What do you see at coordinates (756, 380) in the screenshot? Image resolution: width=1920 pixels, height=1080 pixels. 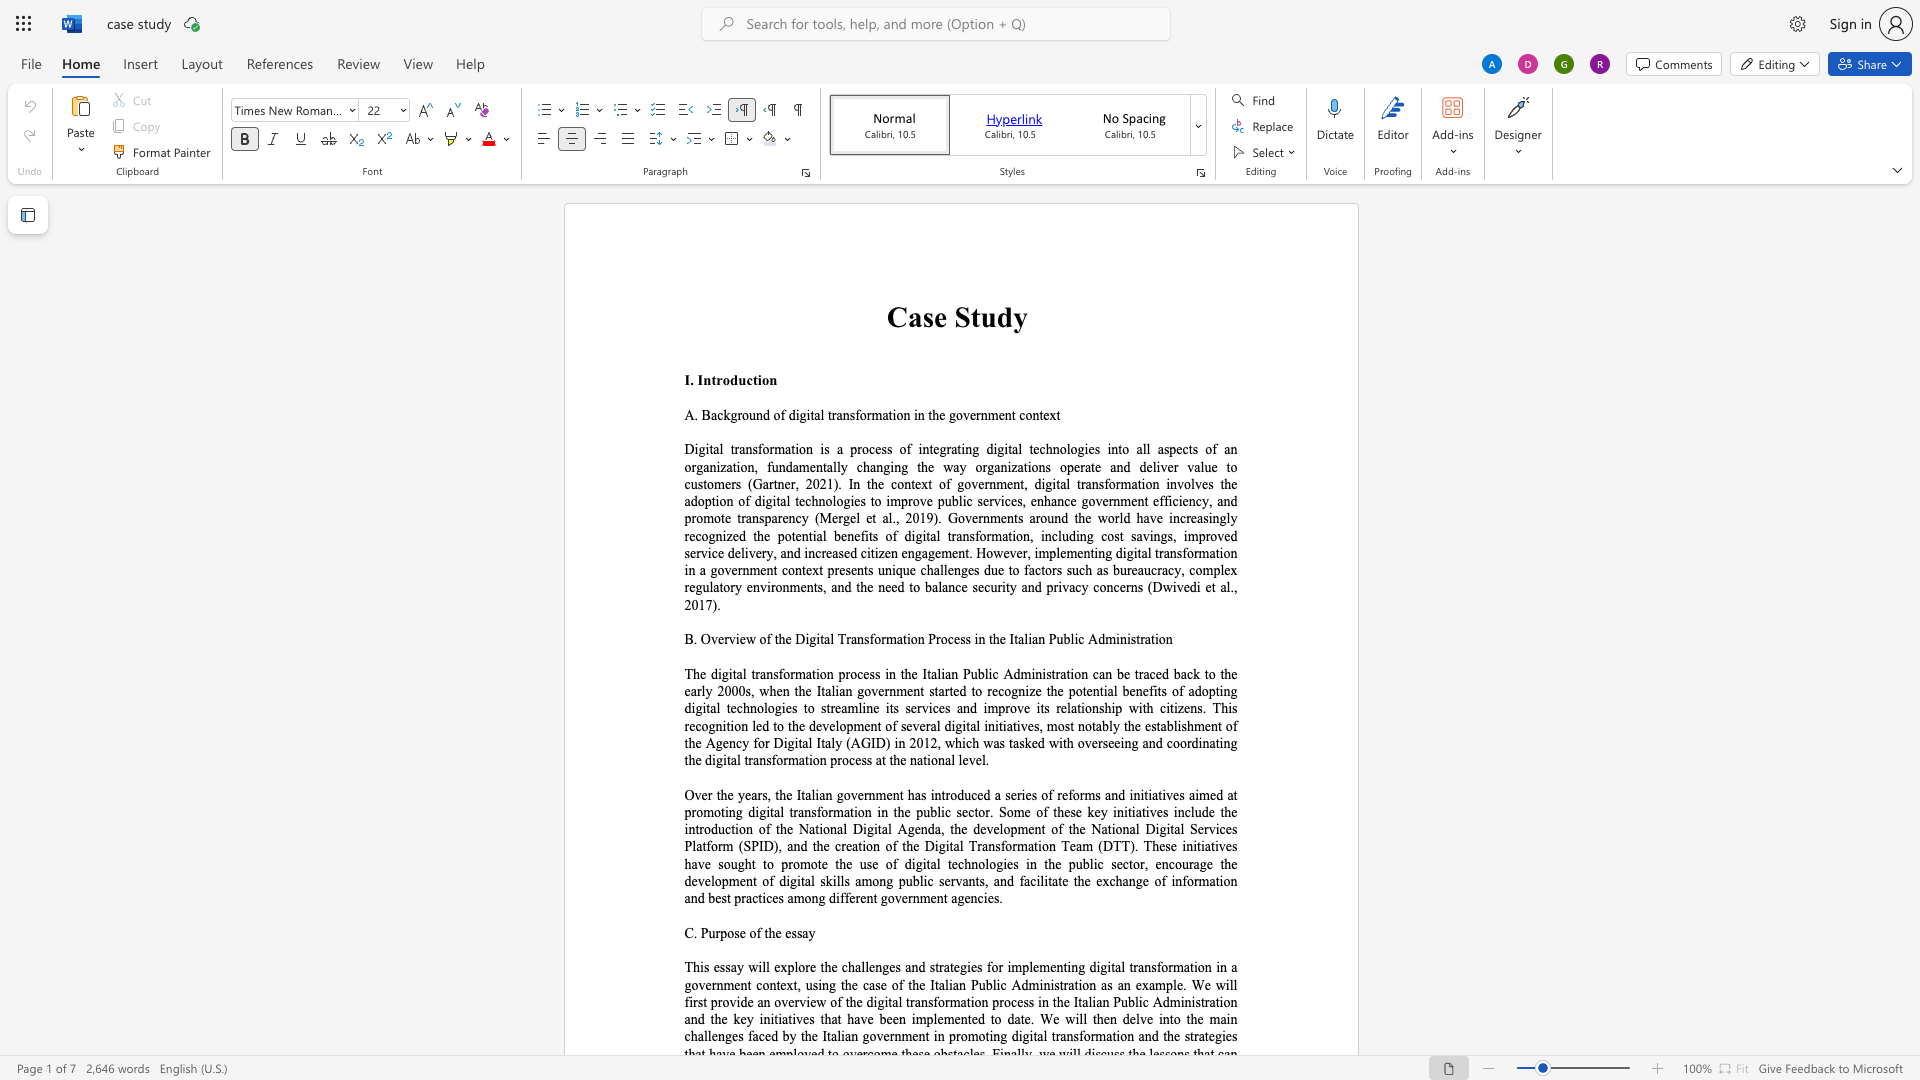 I see `the space between the continuous character "t" and "i" in the text` at bounding box center [756, 380].